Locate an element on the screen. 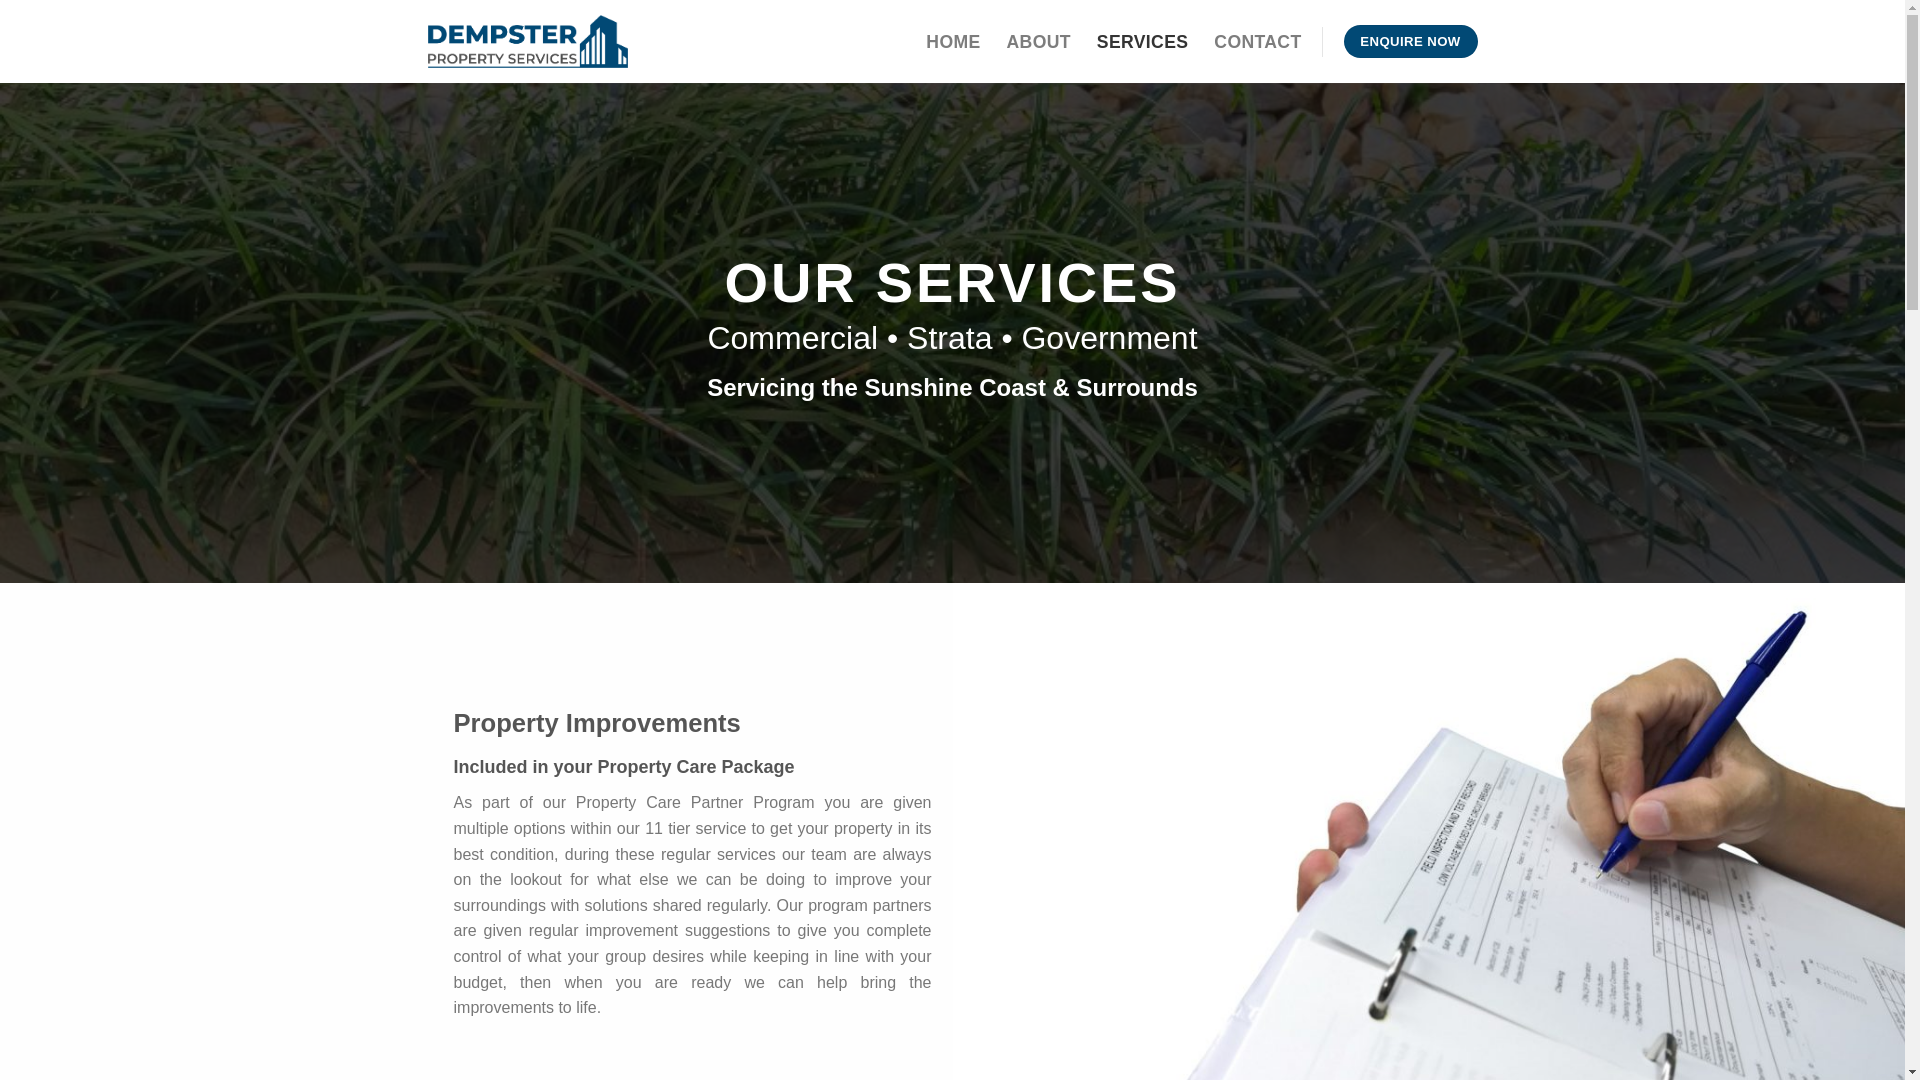 The width and height of the screenshot is (1920, 1080). 'ENQUIRE NOW' is located at coordinates (1410, 42).